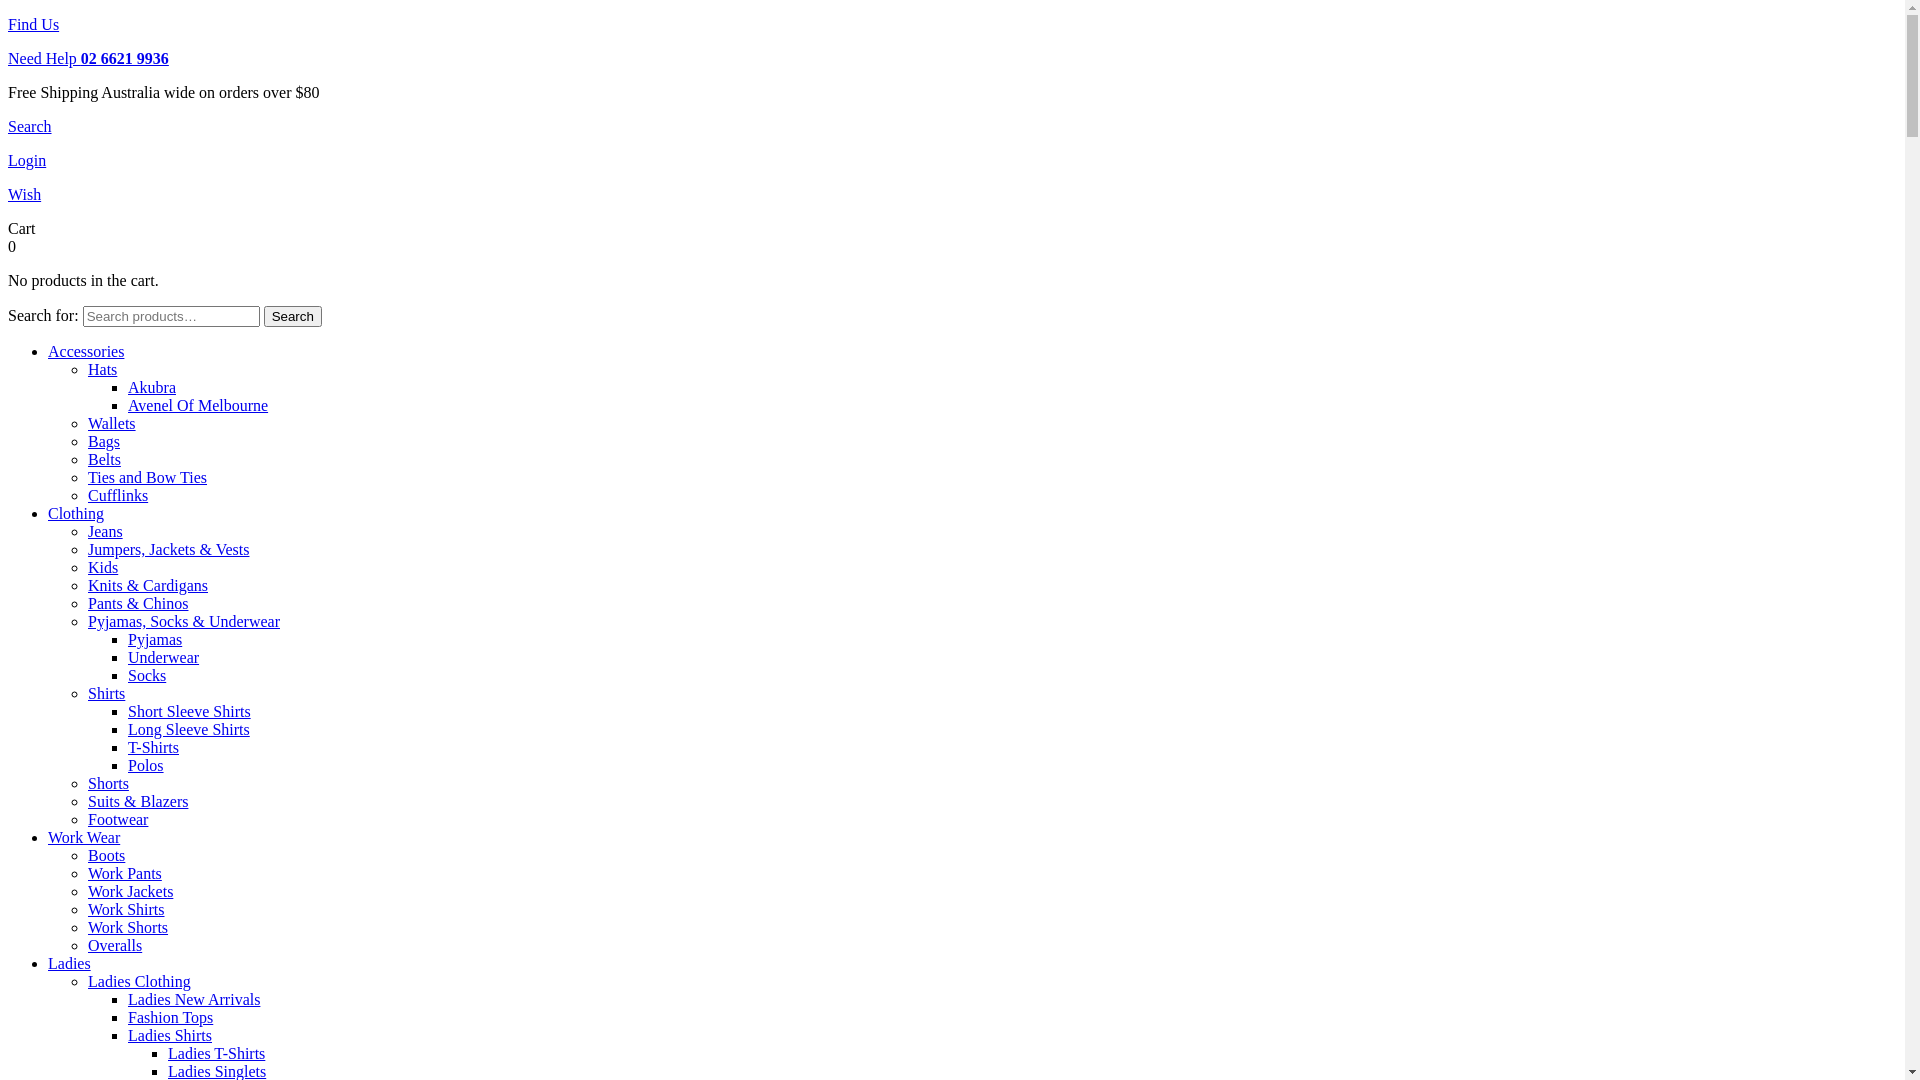 This screenshot has height=1080, width=1920. What do you see at coordinates (8, 57) in the screenshot?
I see `'Need Help 02 6621 9936'` at bounding box center [8, 57].